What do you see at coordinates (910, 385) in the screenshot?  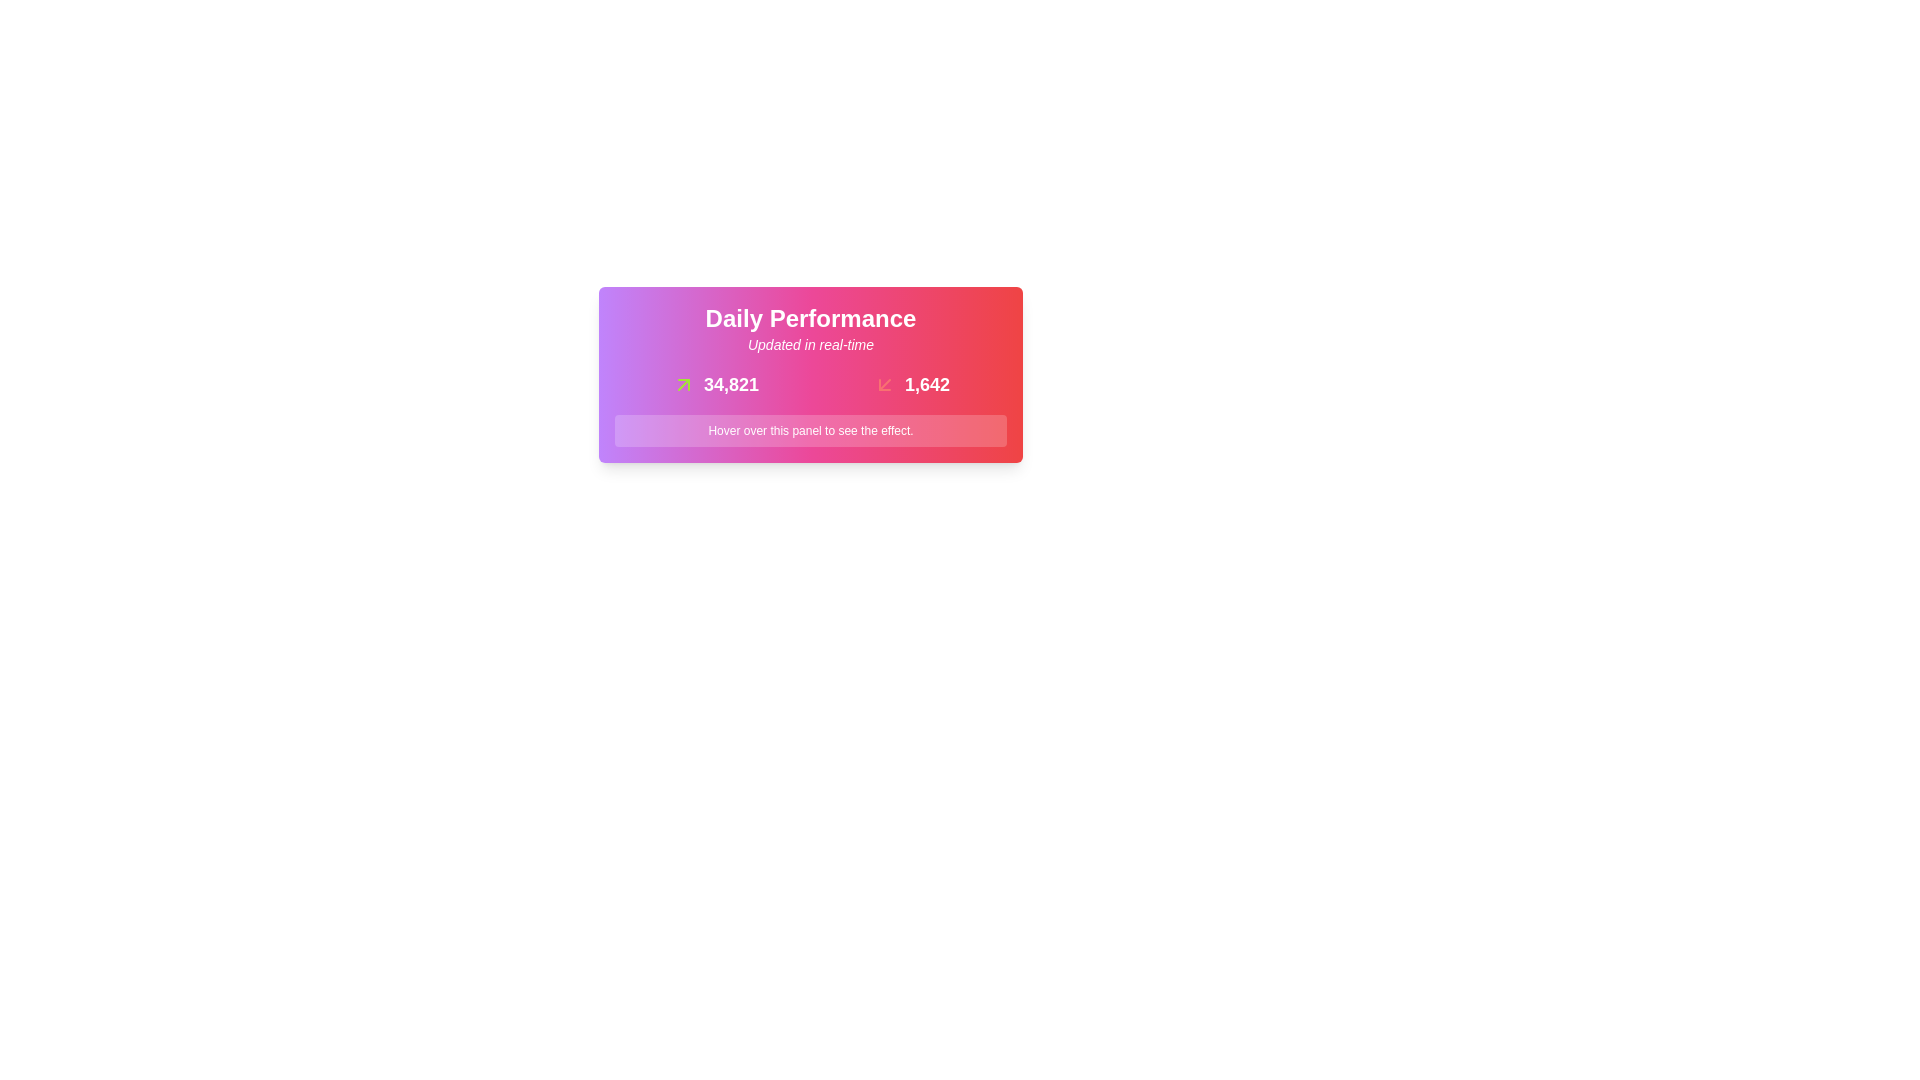 I see `displayed information of the statistic '1,642' with the red downward arrow icon in the Daily Performance panel, located in the lower-right section` at bounding box center [910, 385].